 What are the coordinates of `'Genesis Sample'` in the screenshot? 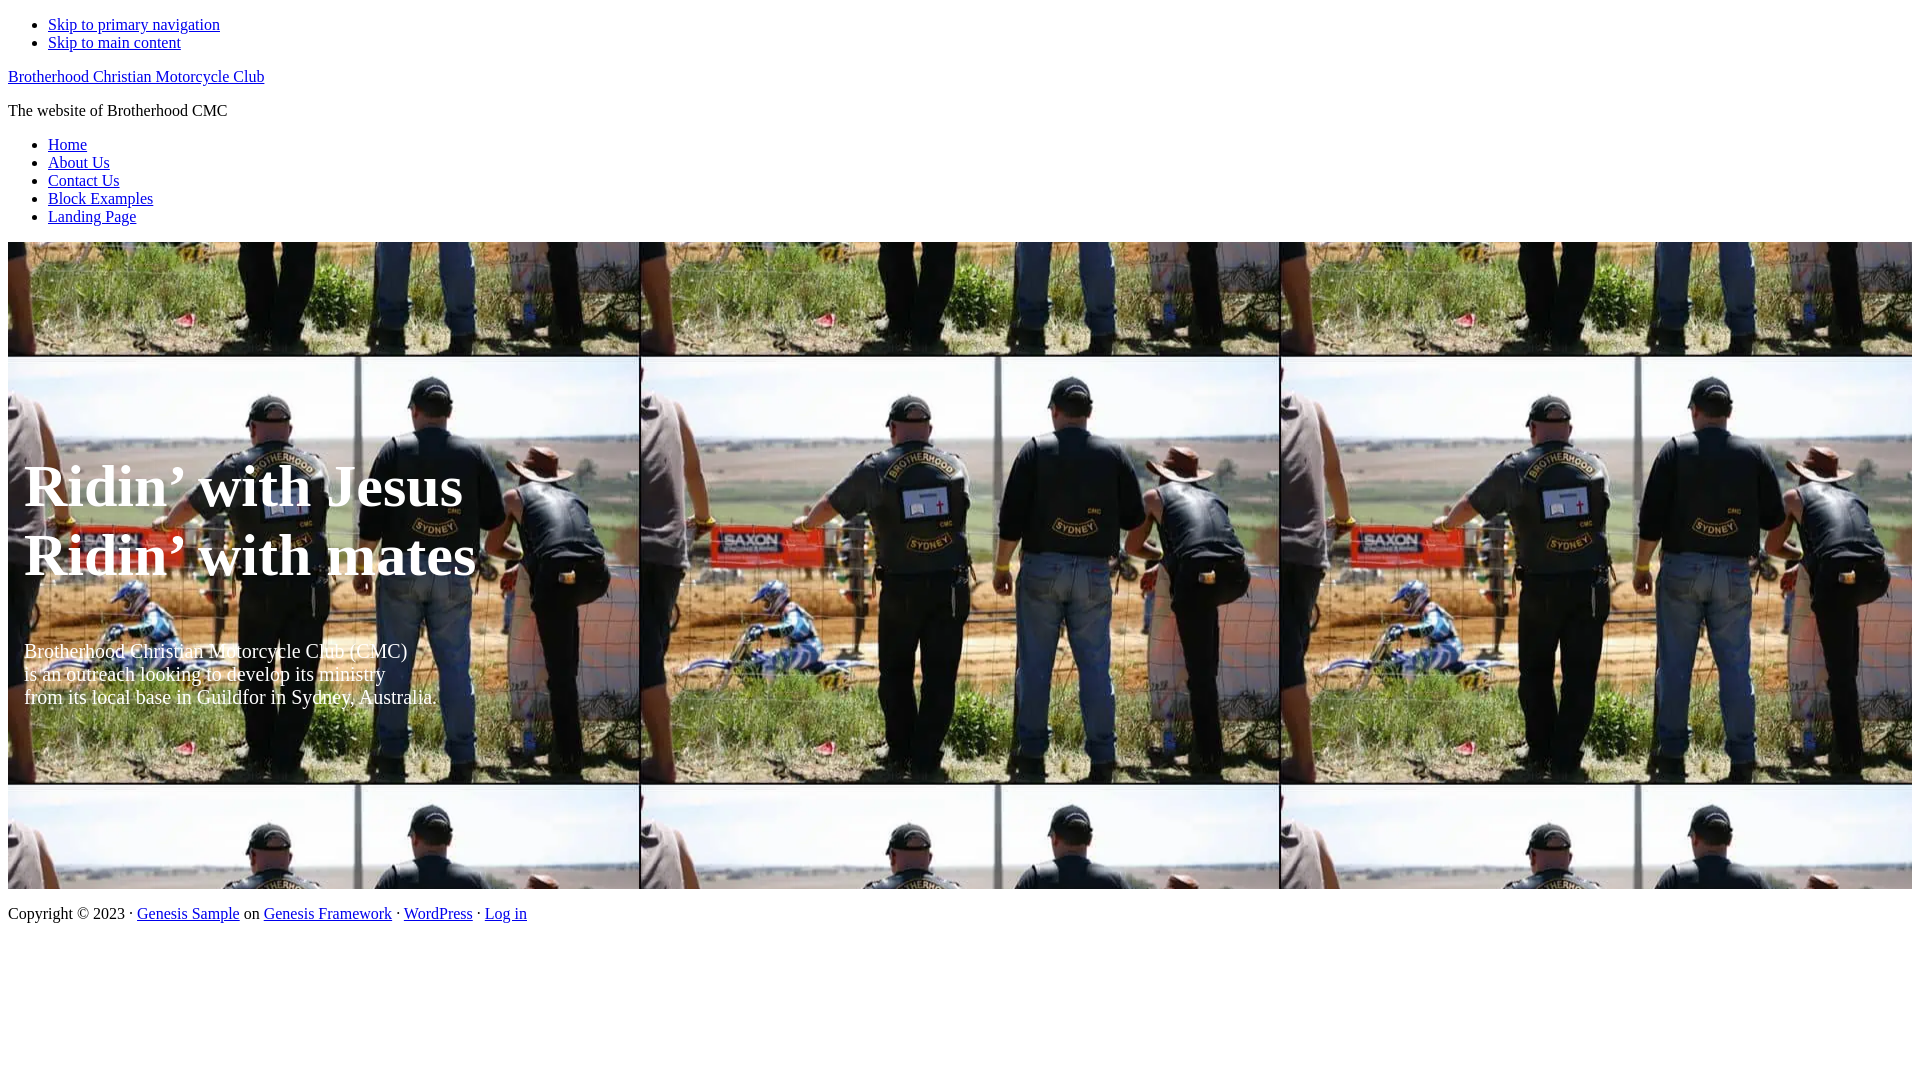 It's located at (188, 913).